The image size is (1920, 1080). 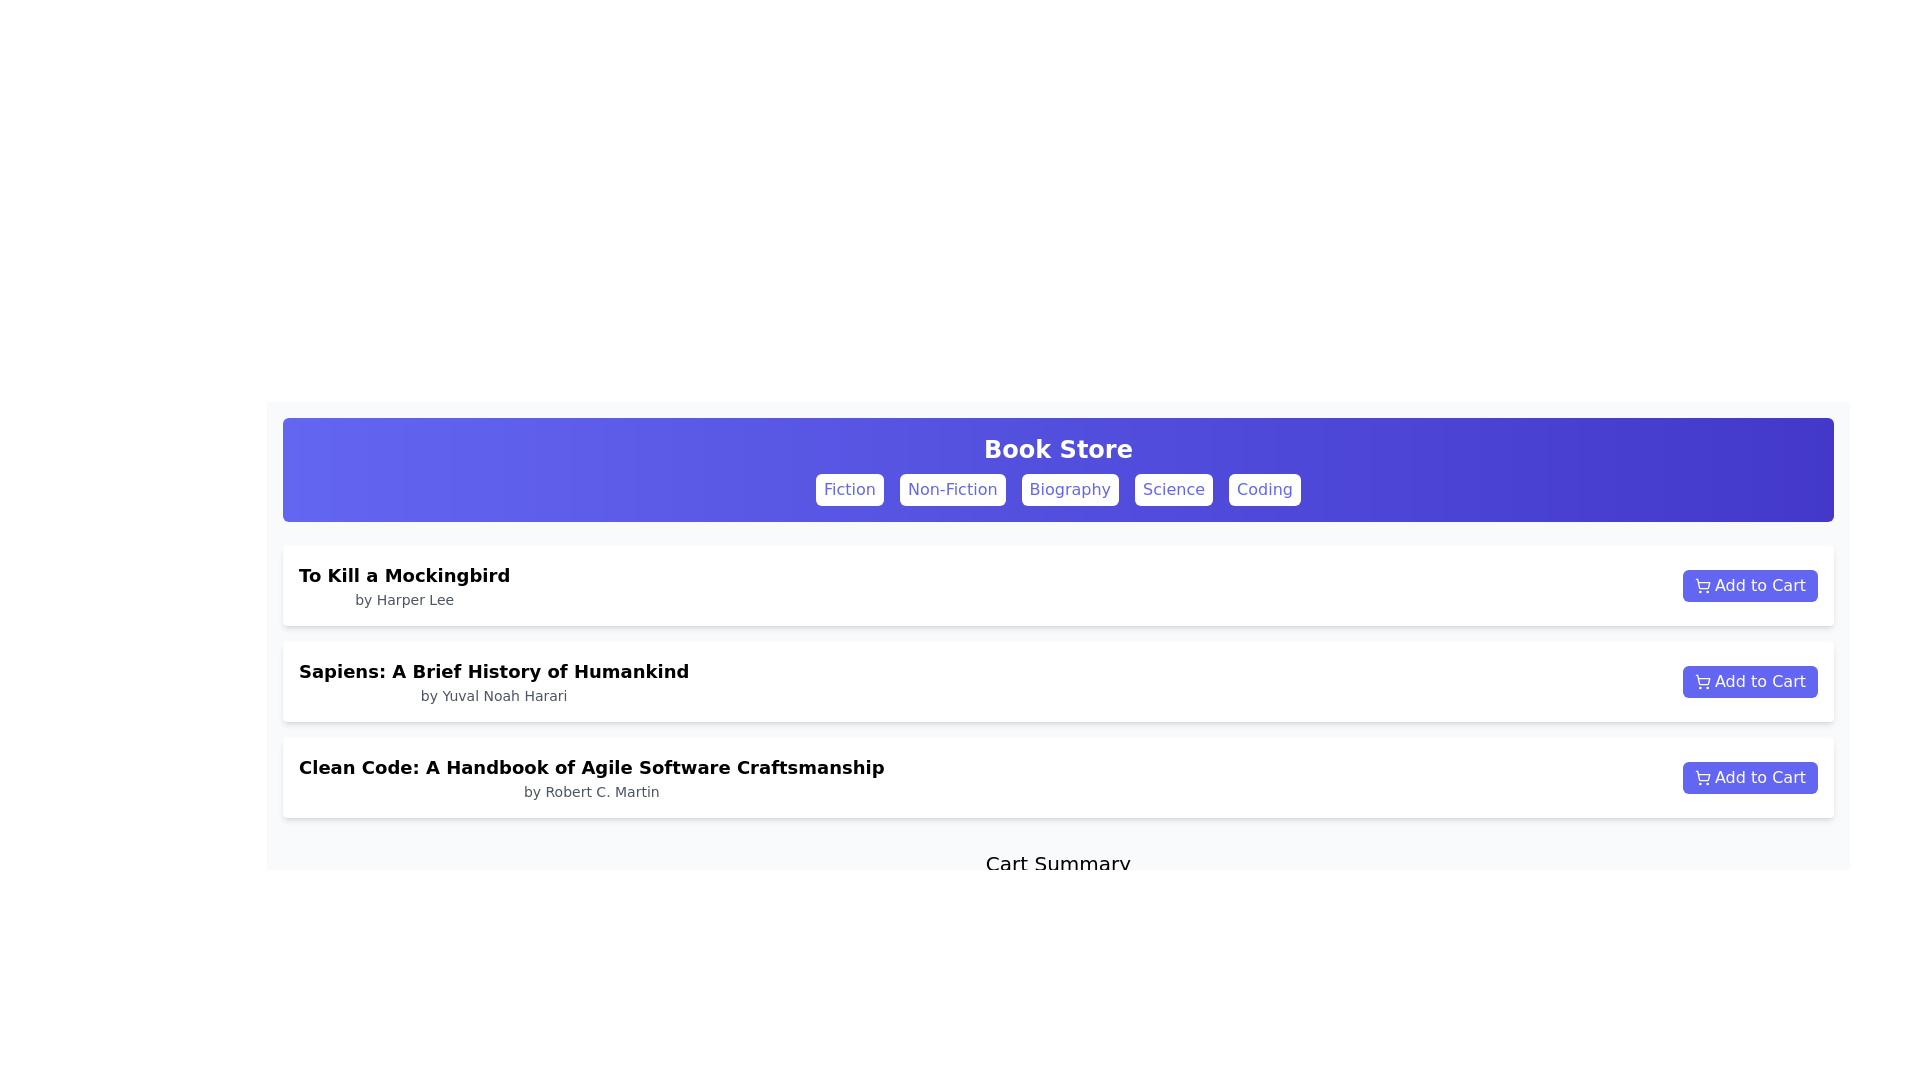 I want to click on the shopping cart icon, which is styled with a simplistic design and is positioned to the left of the 'Add to Cart' button for the second item in the list, so click(x=1701, y=678).